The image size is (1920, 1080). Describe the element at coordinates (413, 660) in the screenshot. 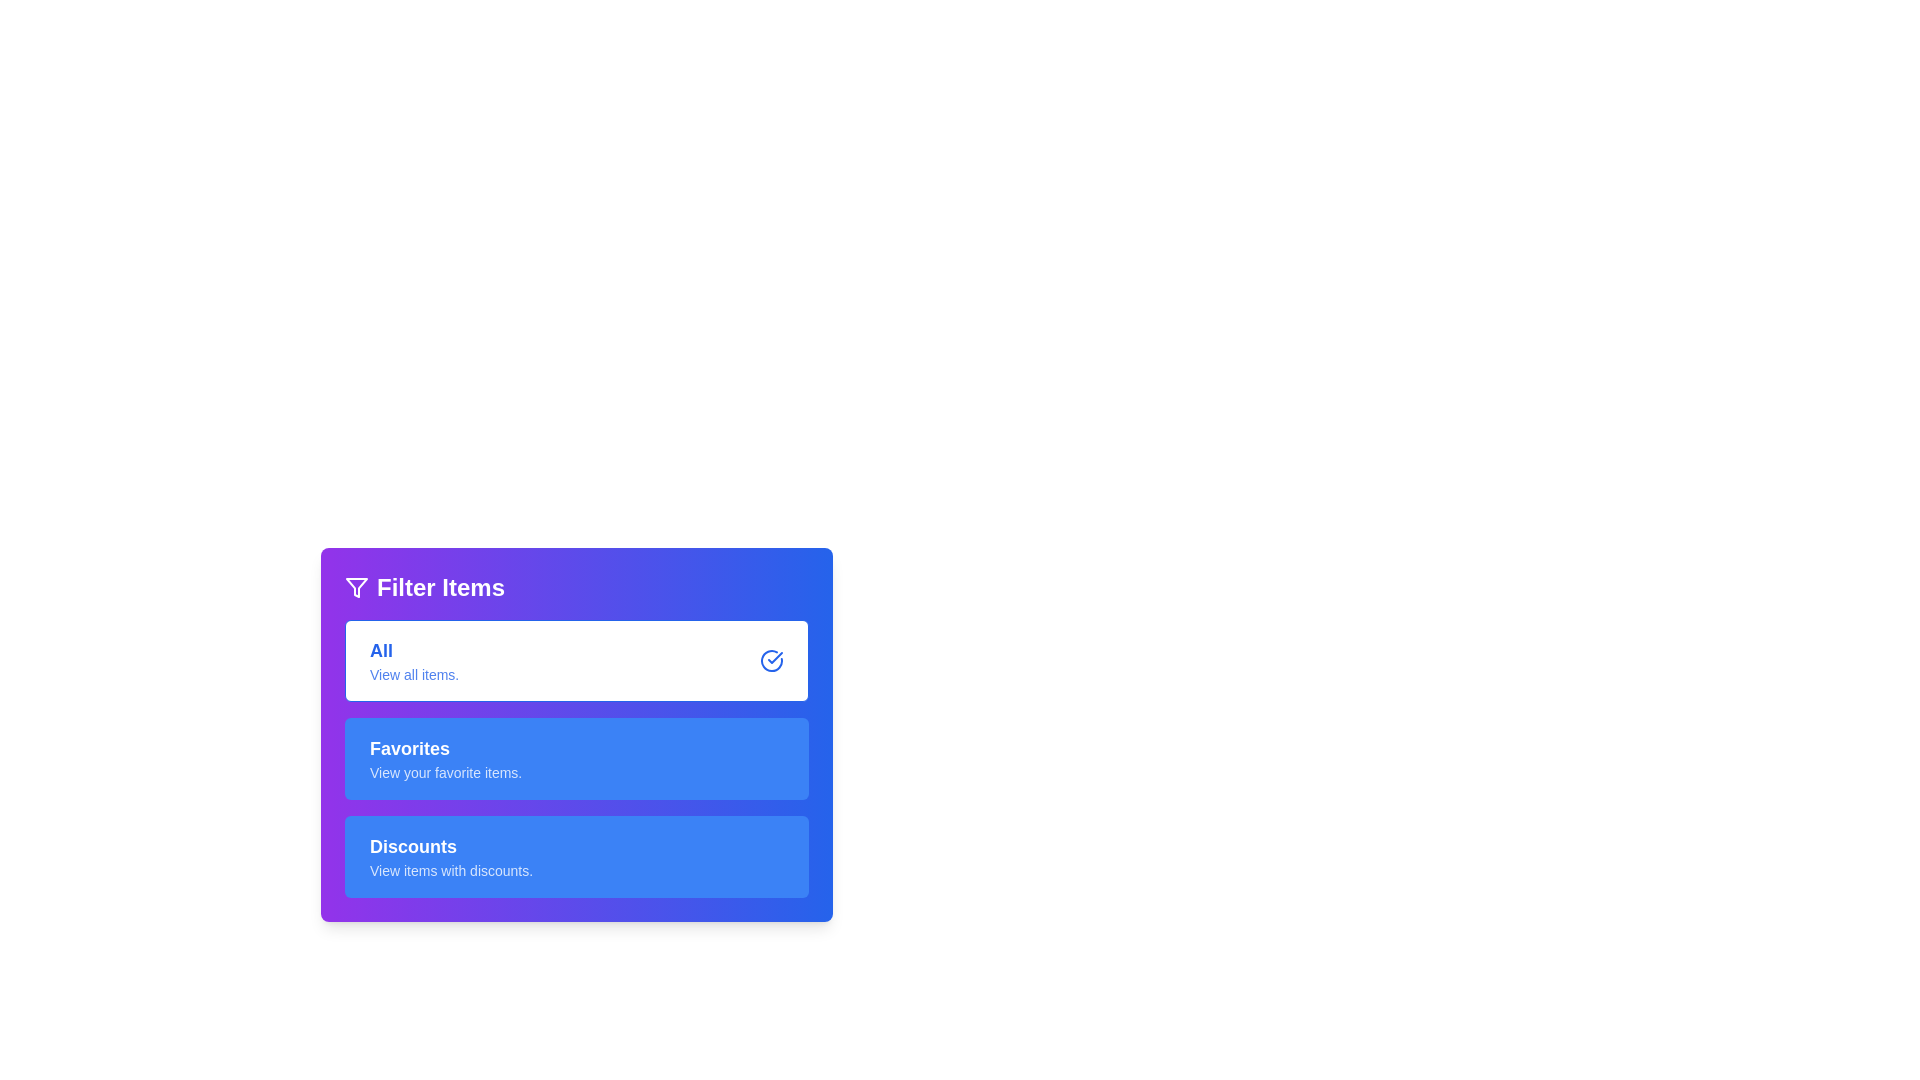

I see `the text label that reads 'All' and 'View all items.' which is styled in a rounded rectangle with a white background and blue text, positioned below the 'Filter Items' title` at that location.